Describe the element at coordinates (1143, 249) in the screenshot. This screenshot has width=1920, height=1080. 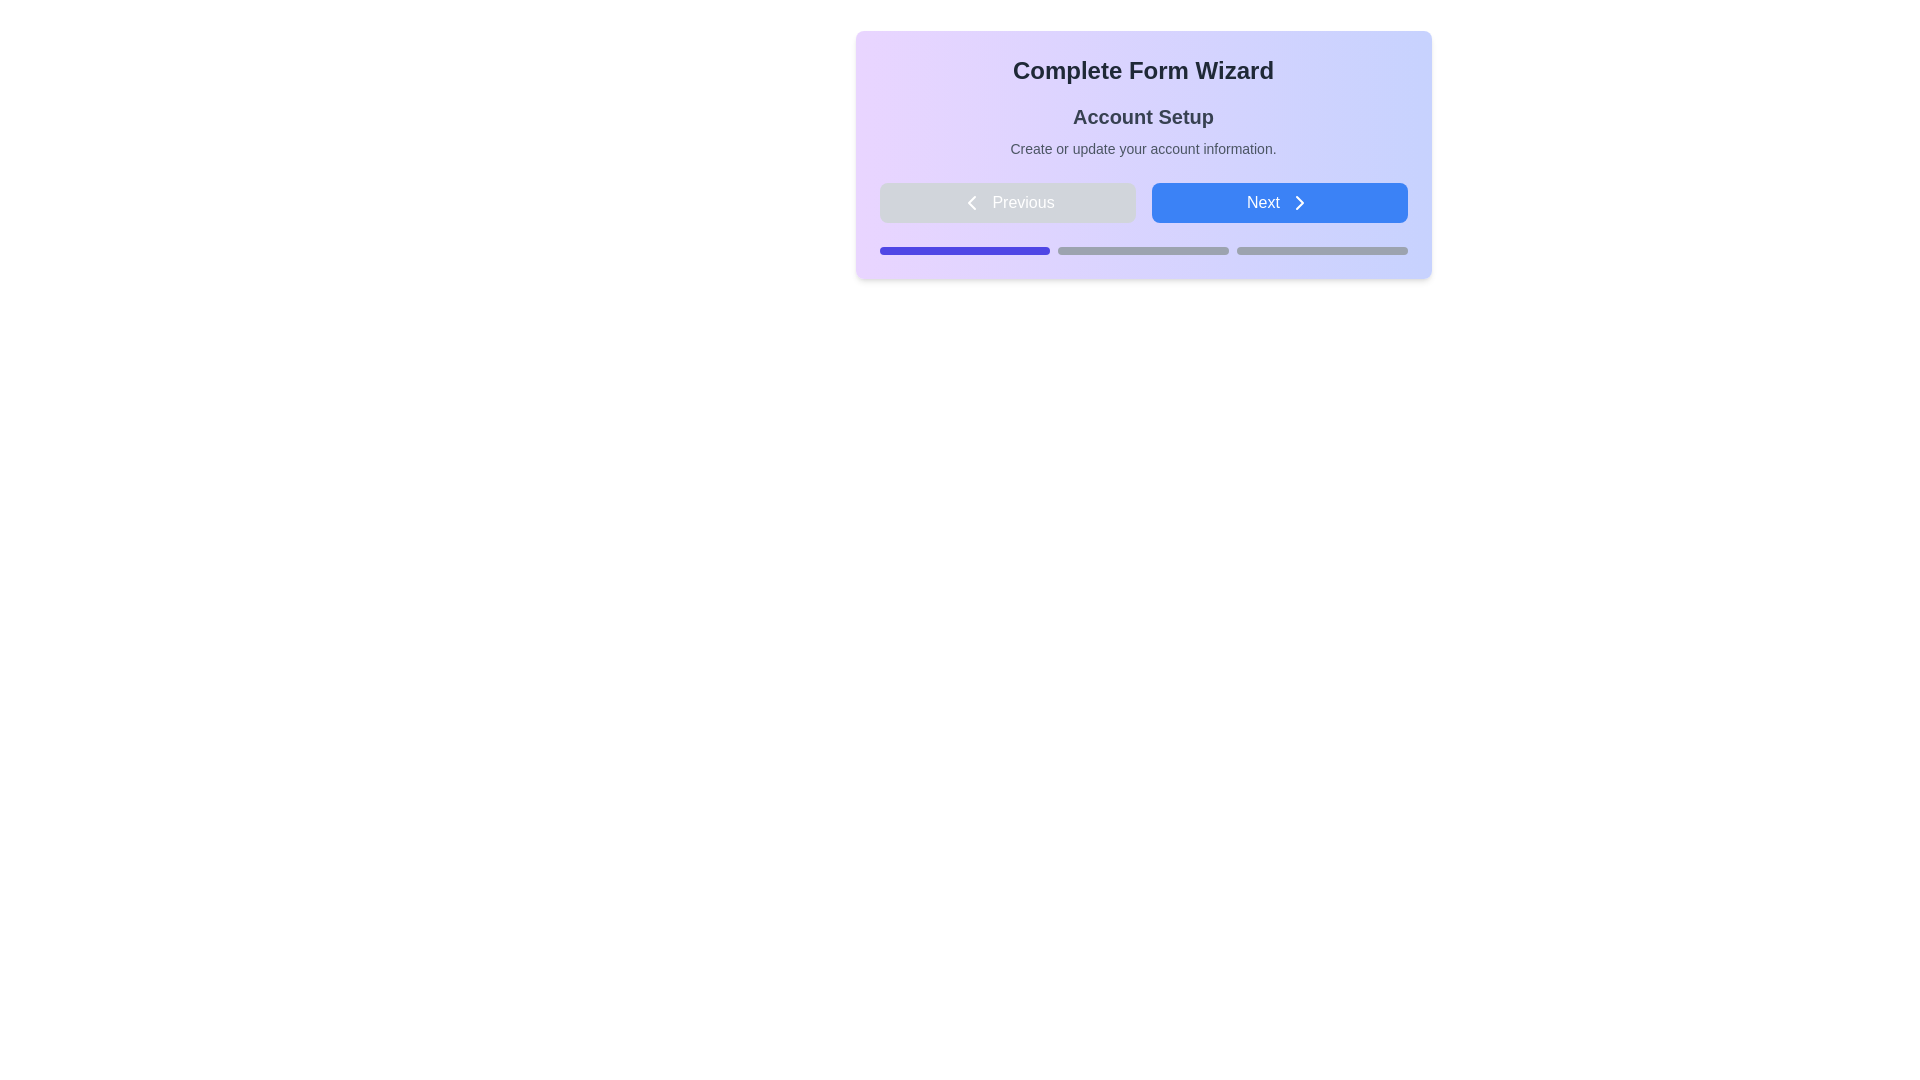
I see `the second segment of the progress indicator, which visually represents the second step in a three-step process, located below the 'Previous' and 'Next' buttons` at that location.